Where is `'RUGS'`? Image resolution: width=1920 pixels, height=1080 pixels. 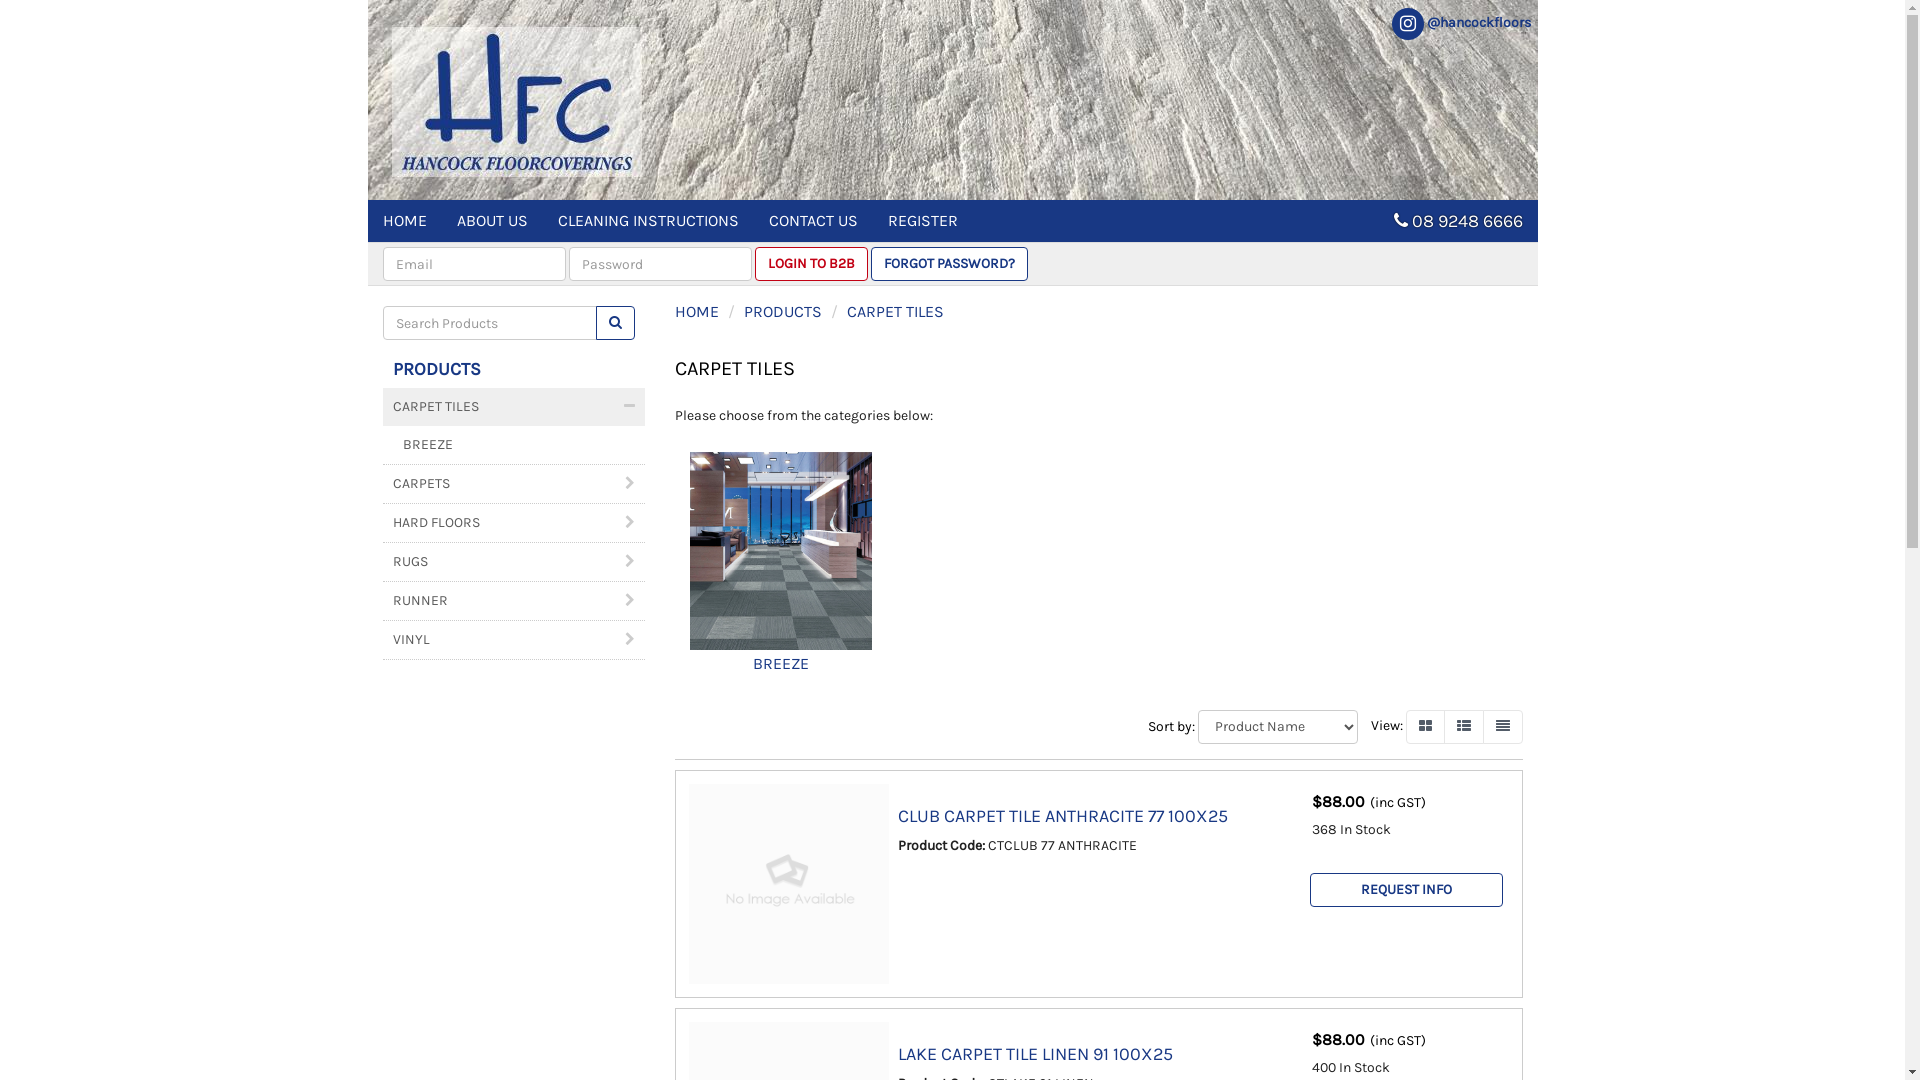
'RUGS' is located at coordinates (513, 562).